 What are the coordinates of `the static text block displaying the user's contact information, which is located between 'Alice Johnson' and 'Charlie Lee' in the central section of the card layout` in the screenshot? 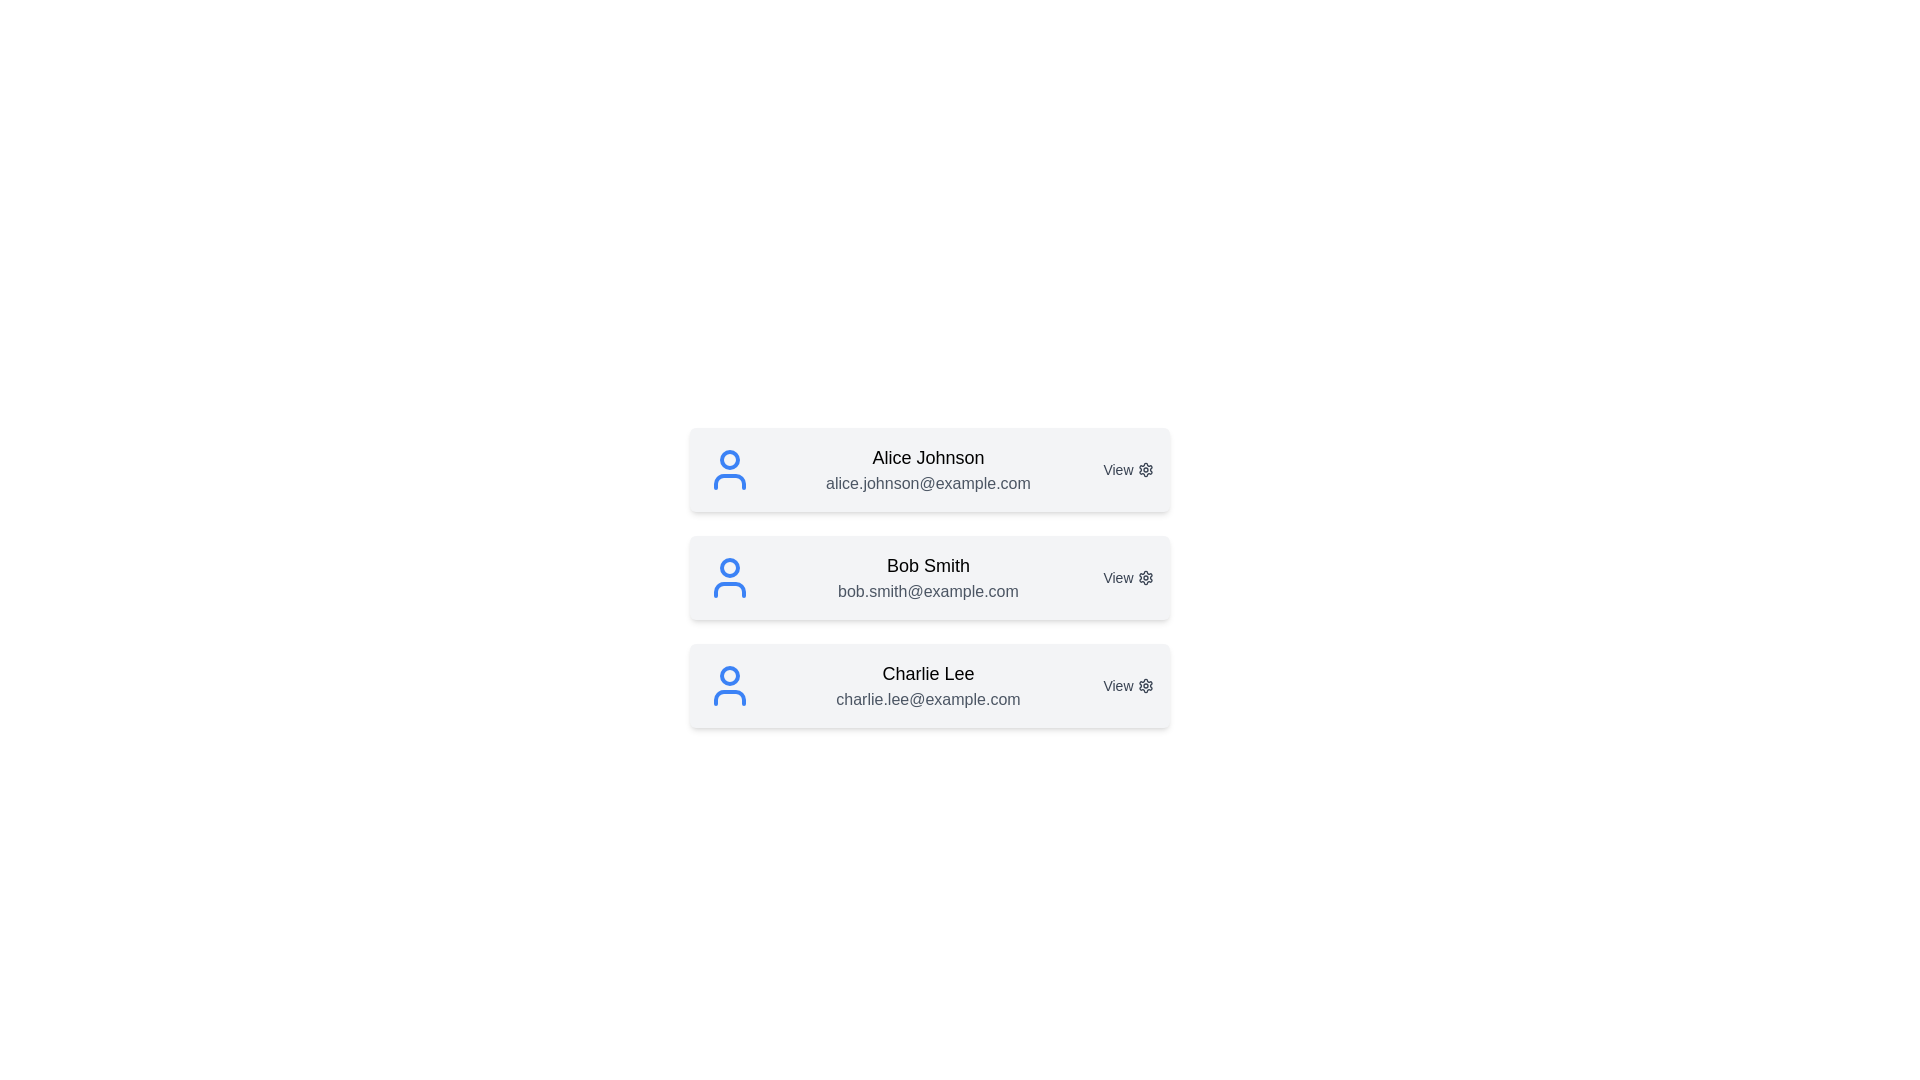 It's located at (927, 578).